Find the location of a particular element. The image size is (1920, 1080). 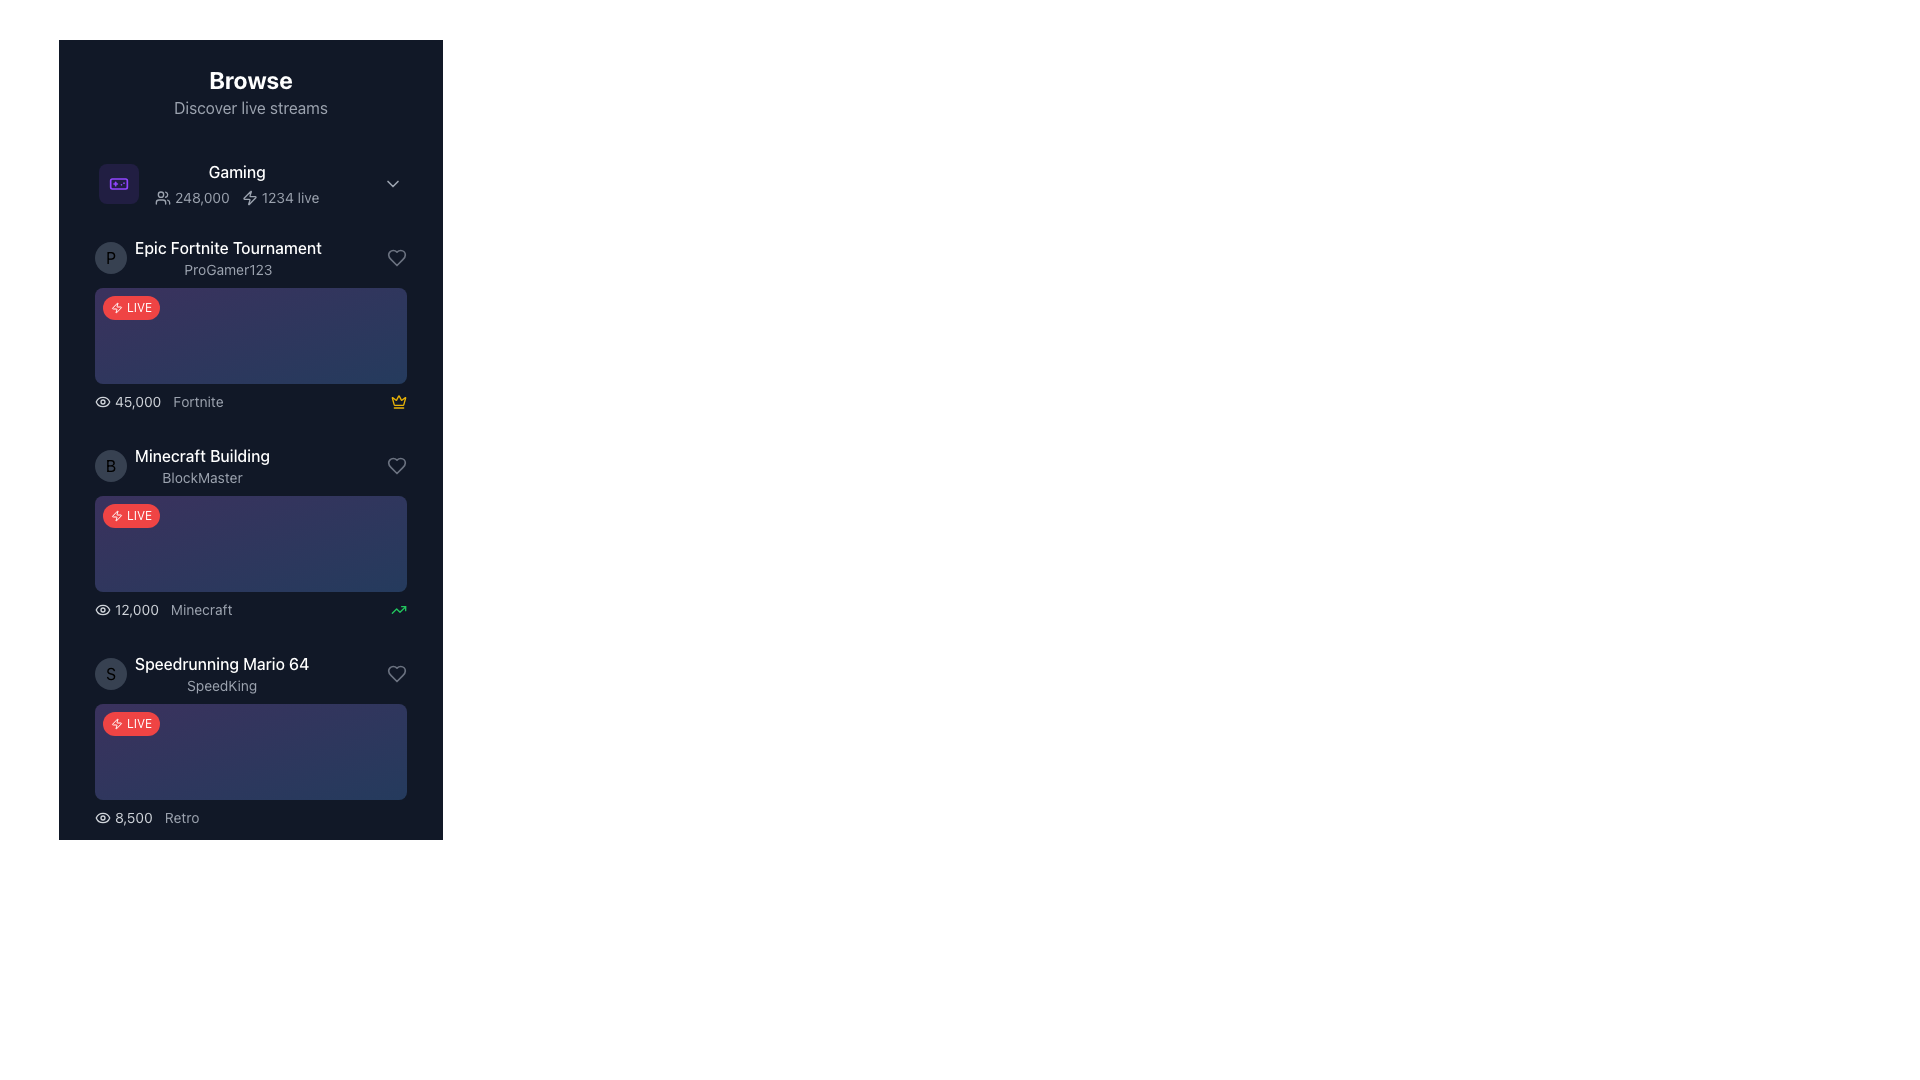

the Icon or Avatar Badge that serves as a visual identifier for the associated text labels, positioned as the leftmost component in the list of live streams is located at coordinates (109, 674).